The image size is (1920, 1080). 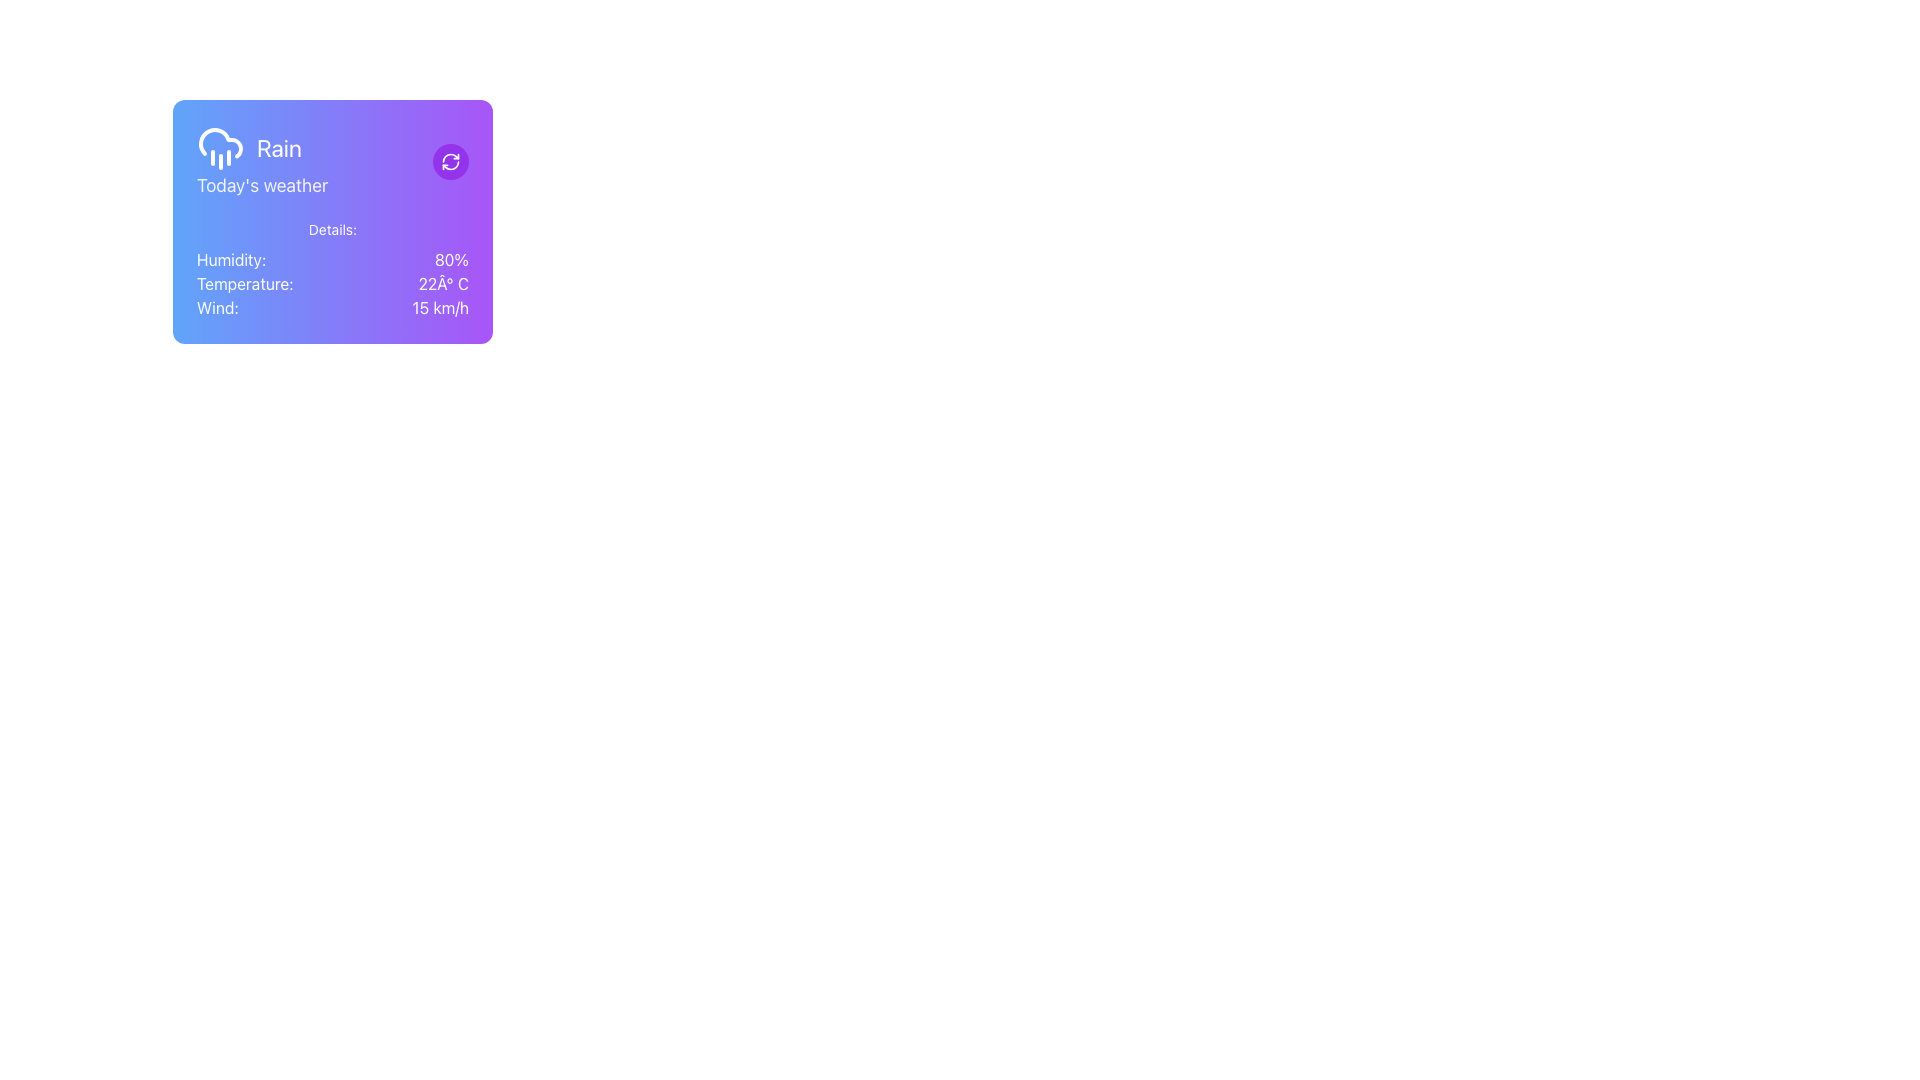 What do you see at coordinates (450, 258) in the screenshot?
I see `the text label displaying '80%' which is on the right side of the 'Humidity:' text within a purple card containing weather details` at bounding box center [450, 258].